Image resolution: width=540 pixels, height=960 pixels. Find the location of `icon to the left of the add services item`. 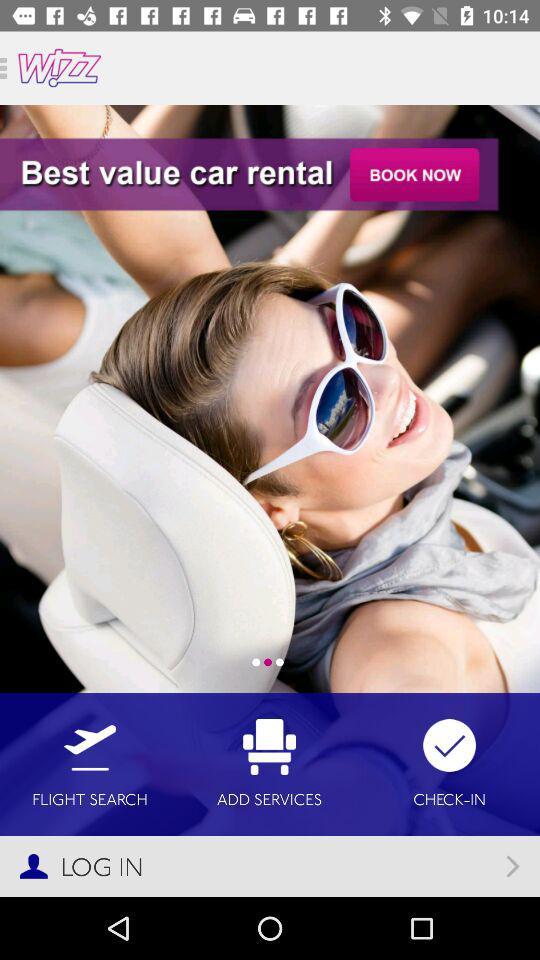

icon to the left of the add services item is located at coordinates (89, 763).